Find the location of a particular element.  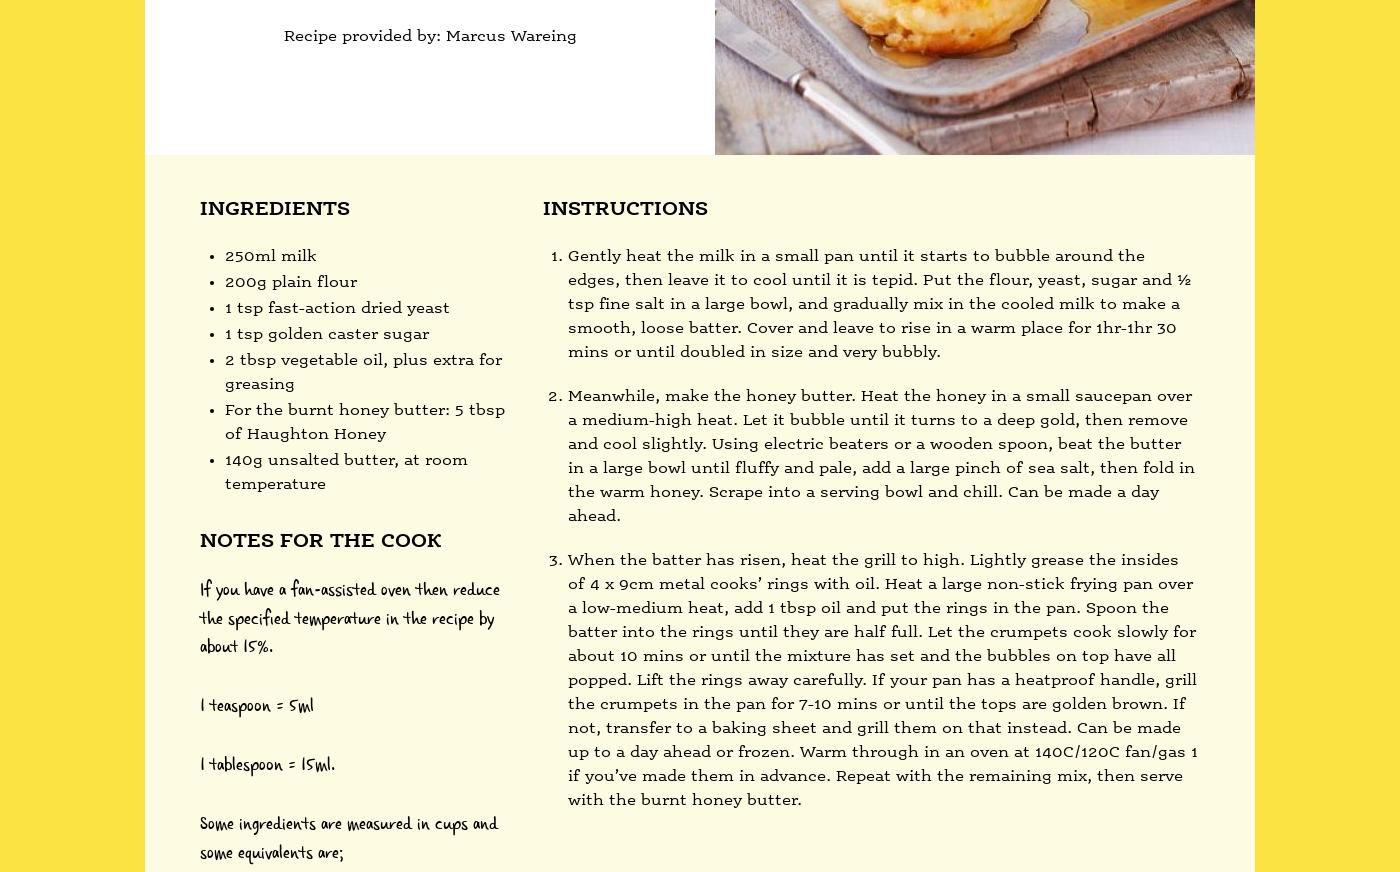

'If you have a fan-assisted oven then reduce the specified temperature in the recipe by about 15%.' is located at coordinates (350, 619).